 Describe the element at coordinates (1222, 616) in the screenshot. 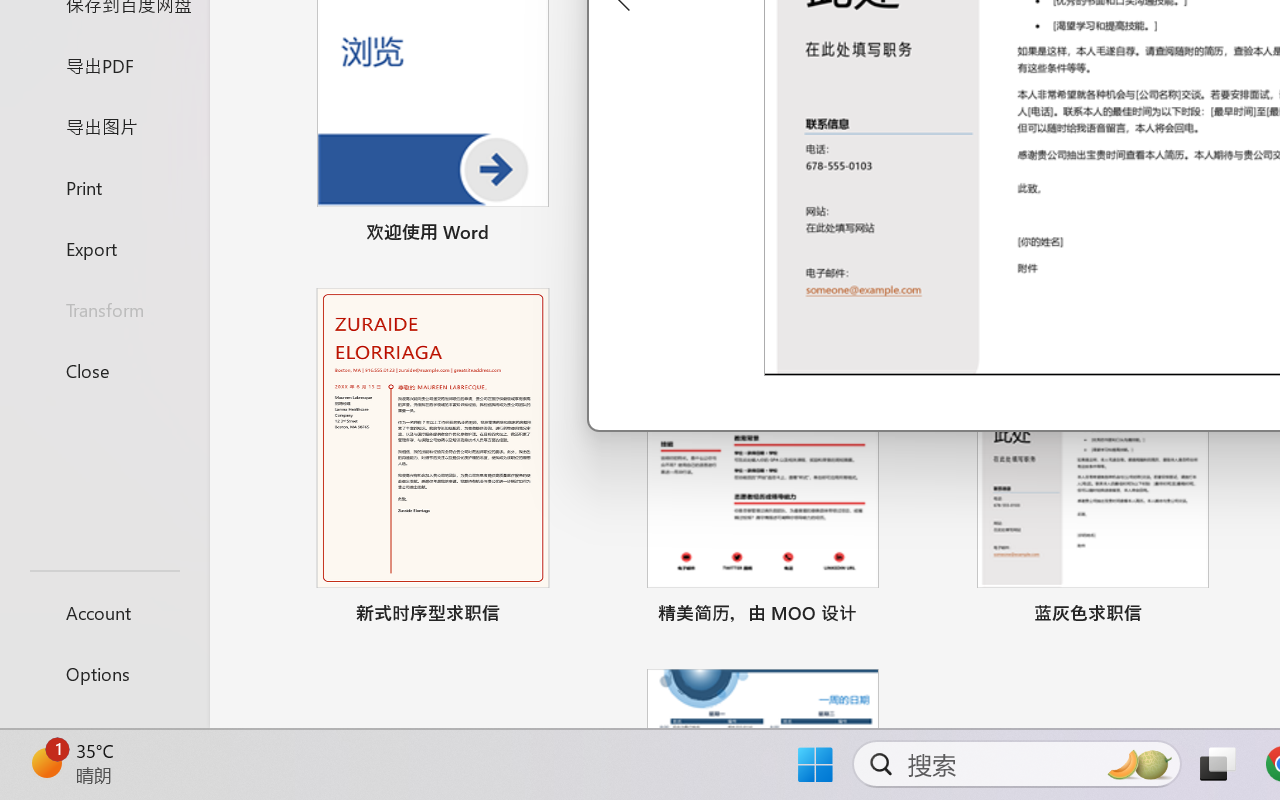

I see `'Pin to list'` at that location.